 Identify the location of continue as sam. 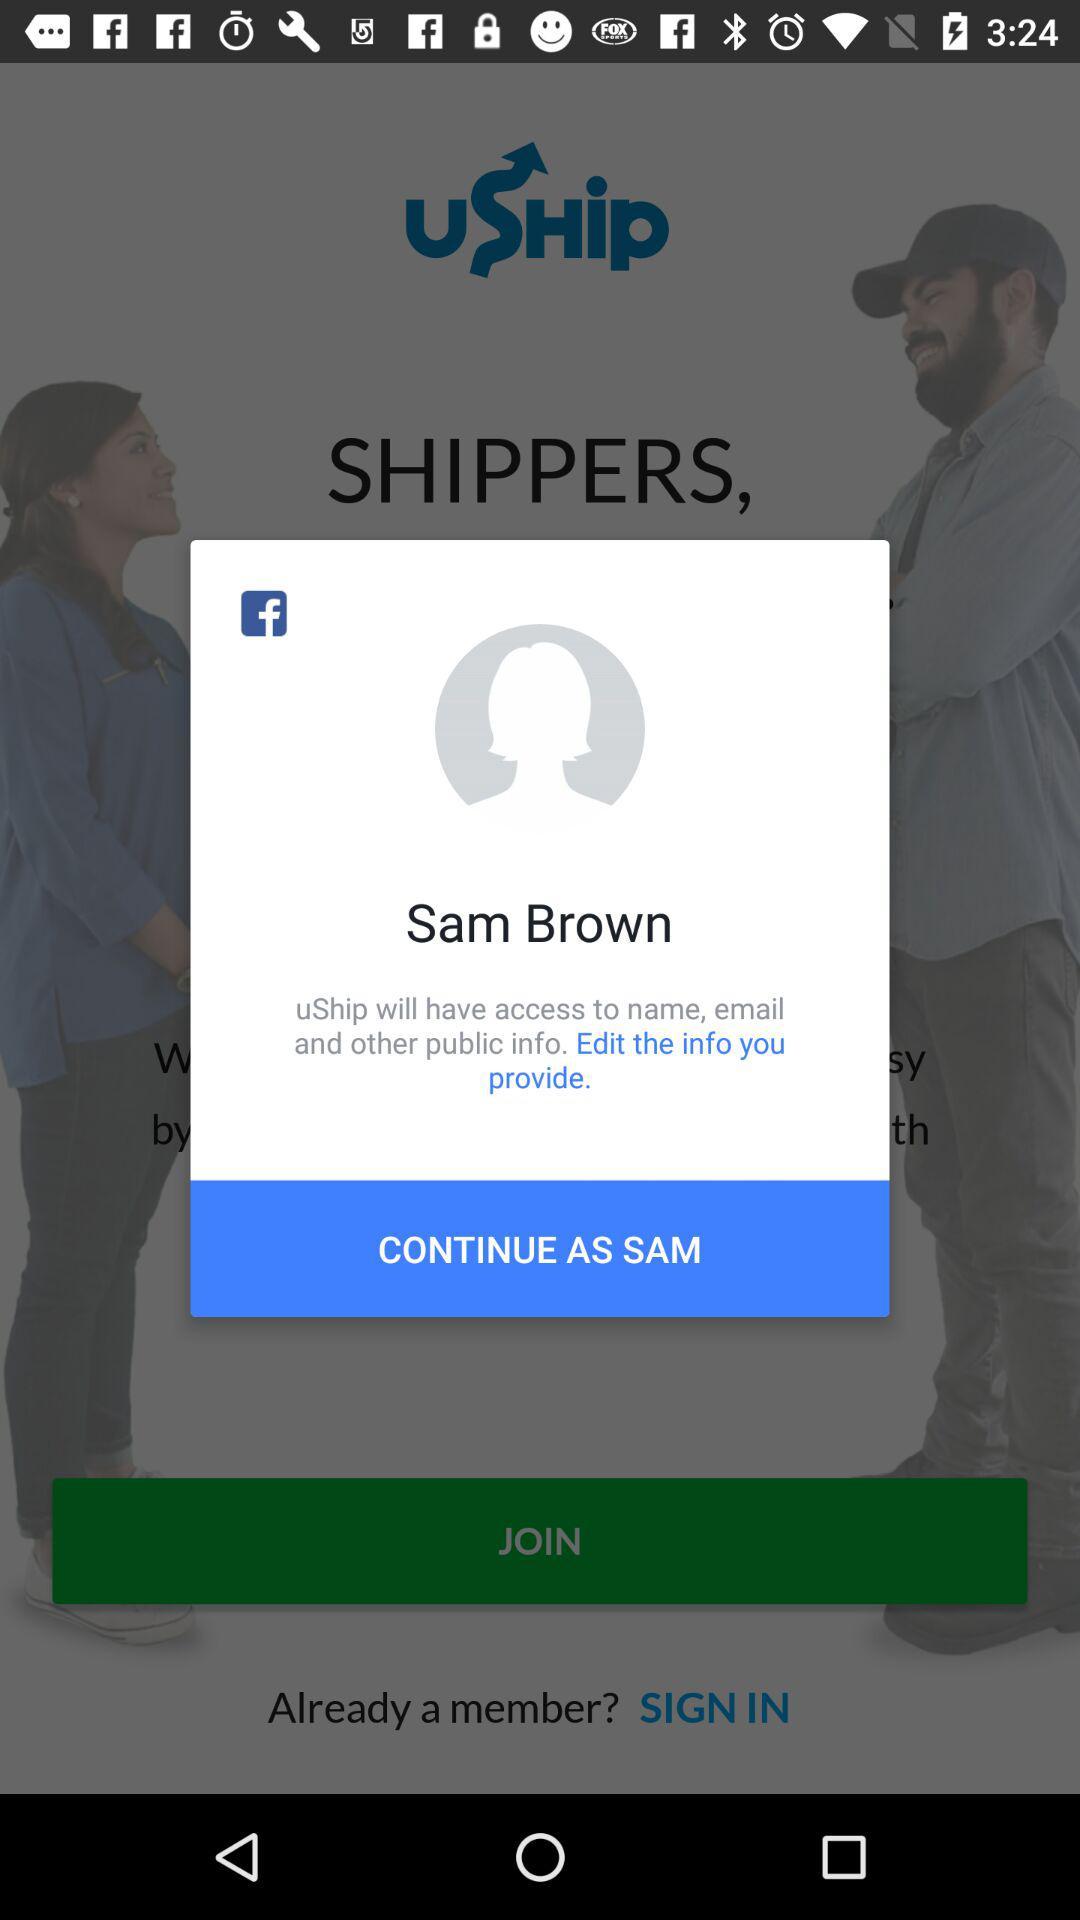
(540, 1247).